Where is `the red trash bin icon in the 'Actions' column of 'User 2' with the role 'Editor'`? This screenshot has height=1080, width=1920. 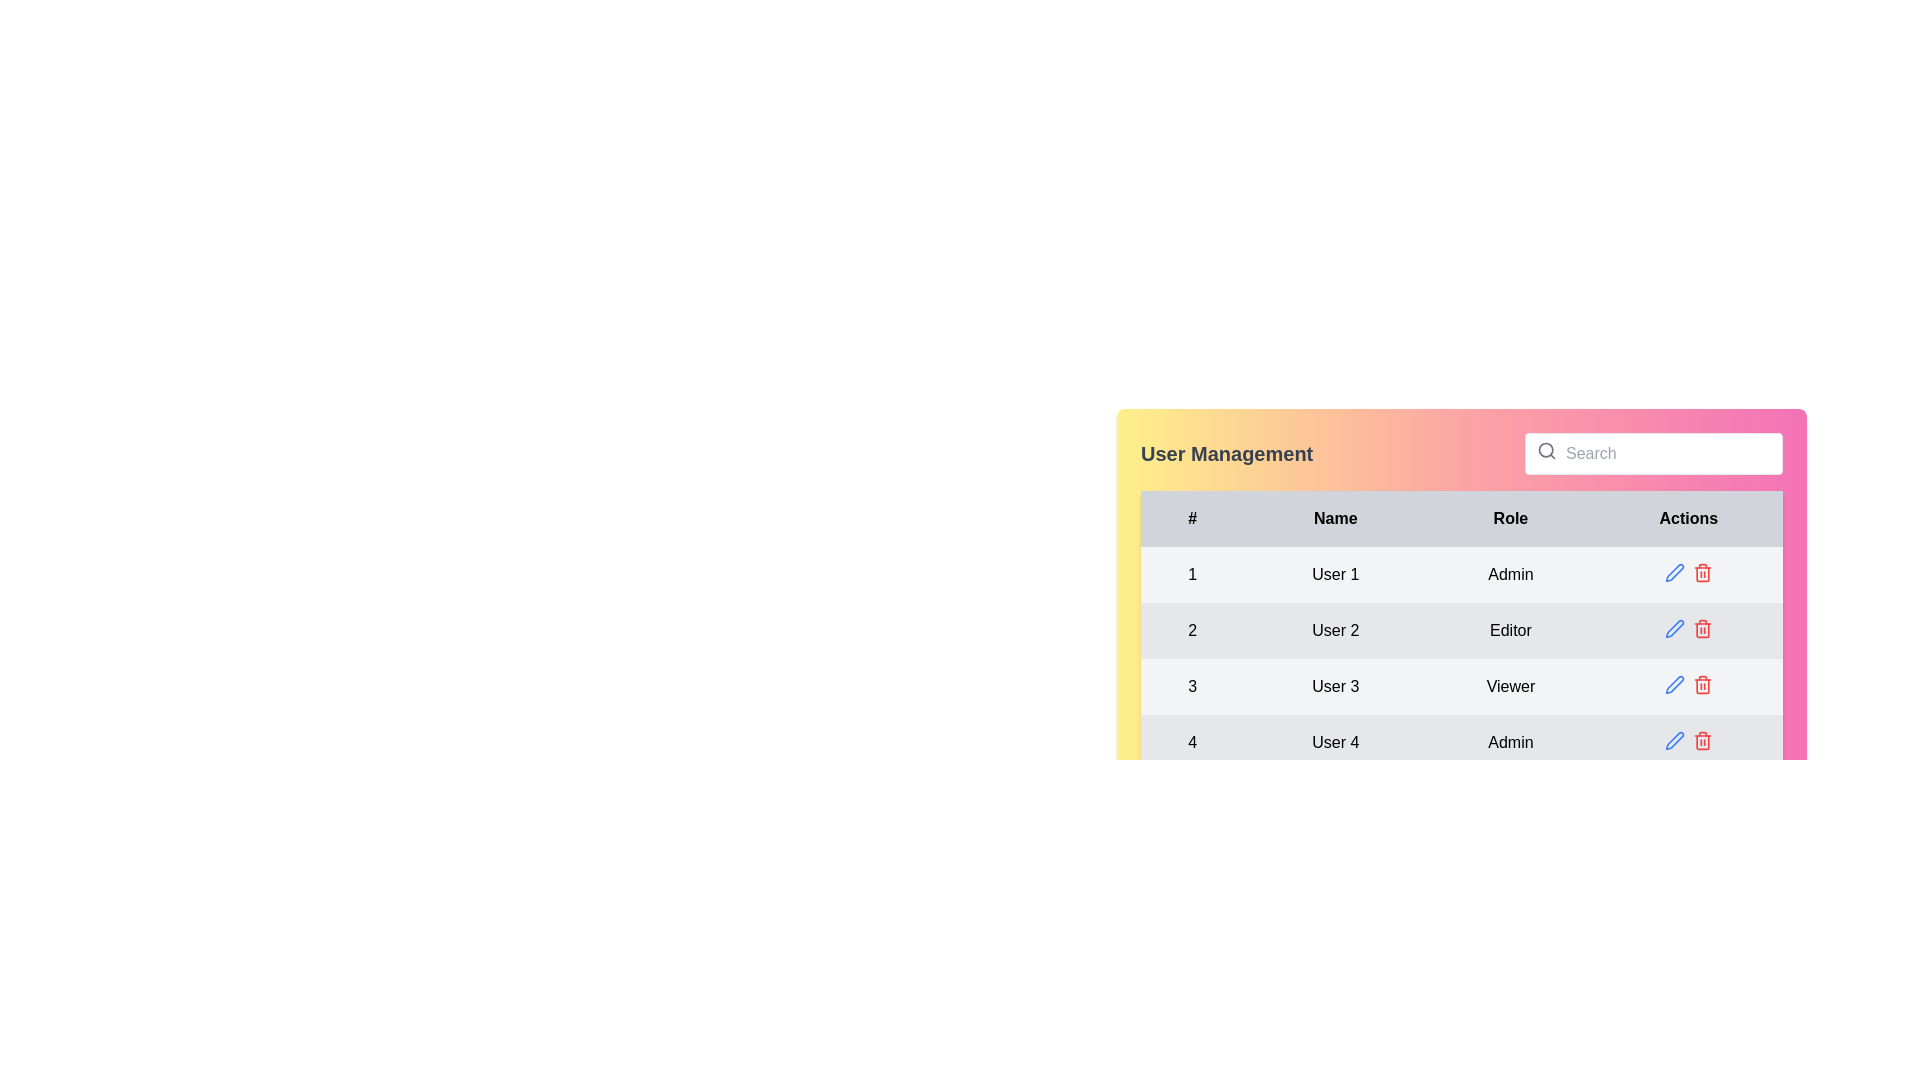
the red trash bin icon in the 'Actions' column of 'User 2' with the role 'Editor' is located at coordinates (1687, 627).